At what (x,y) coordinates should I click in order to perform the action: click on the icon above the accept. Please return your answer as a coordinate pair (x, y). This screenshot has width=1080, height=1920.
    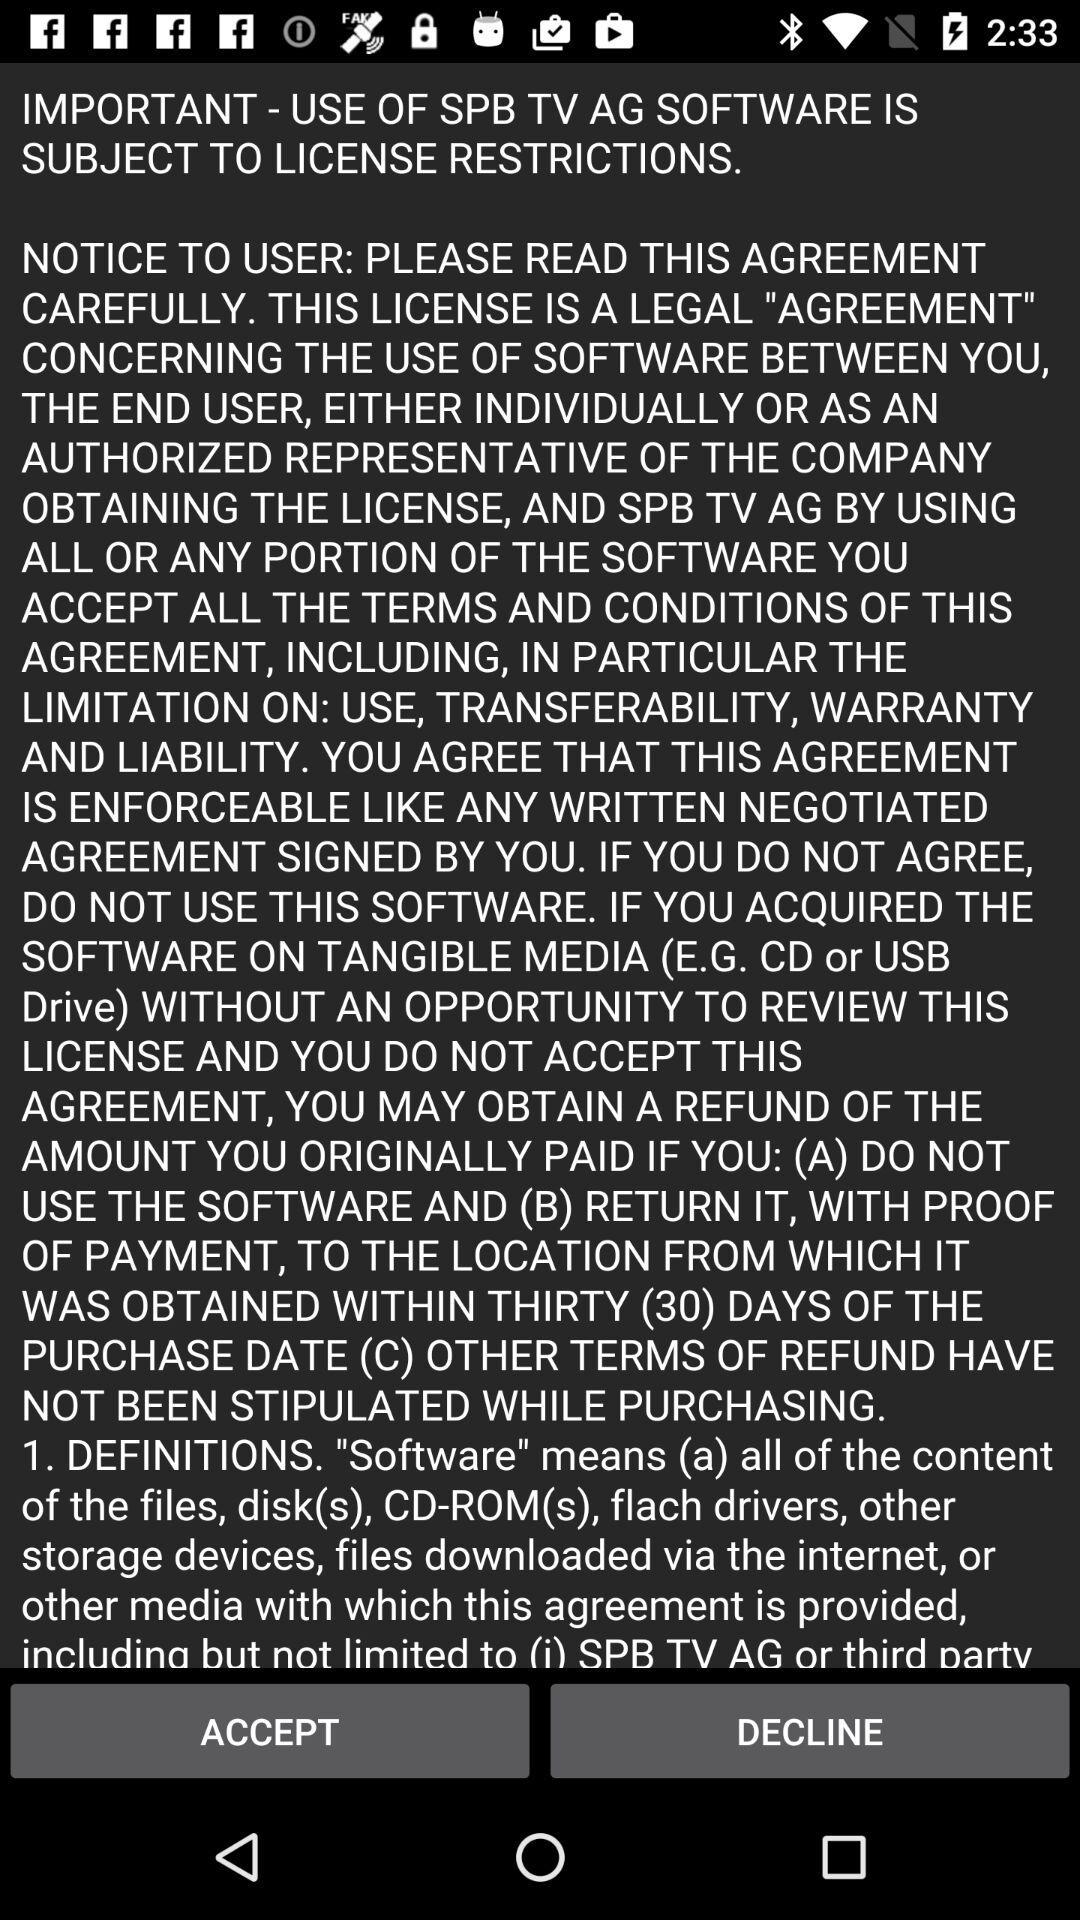
    Looking at the image, I should click on (540, 865).